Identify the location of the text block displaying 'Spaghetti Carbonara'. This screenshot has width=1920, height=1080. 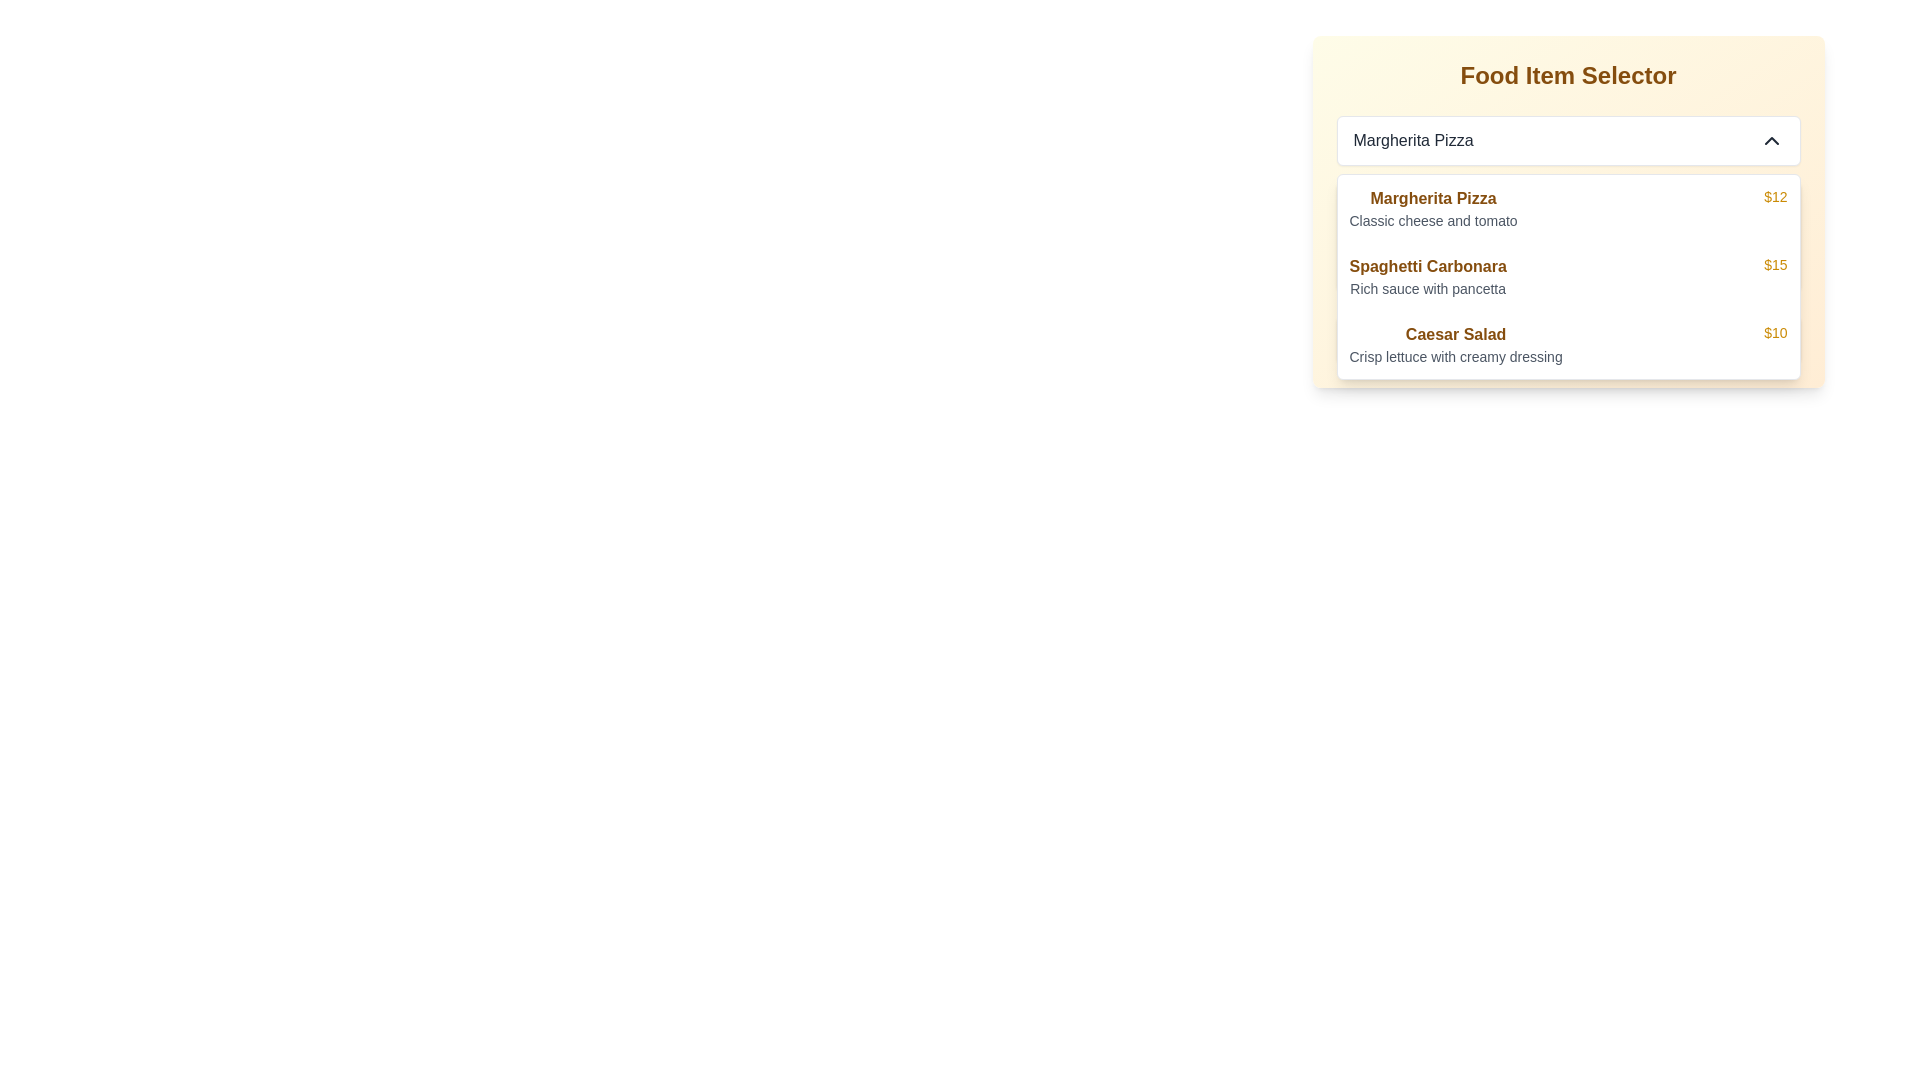
(1427, 277).